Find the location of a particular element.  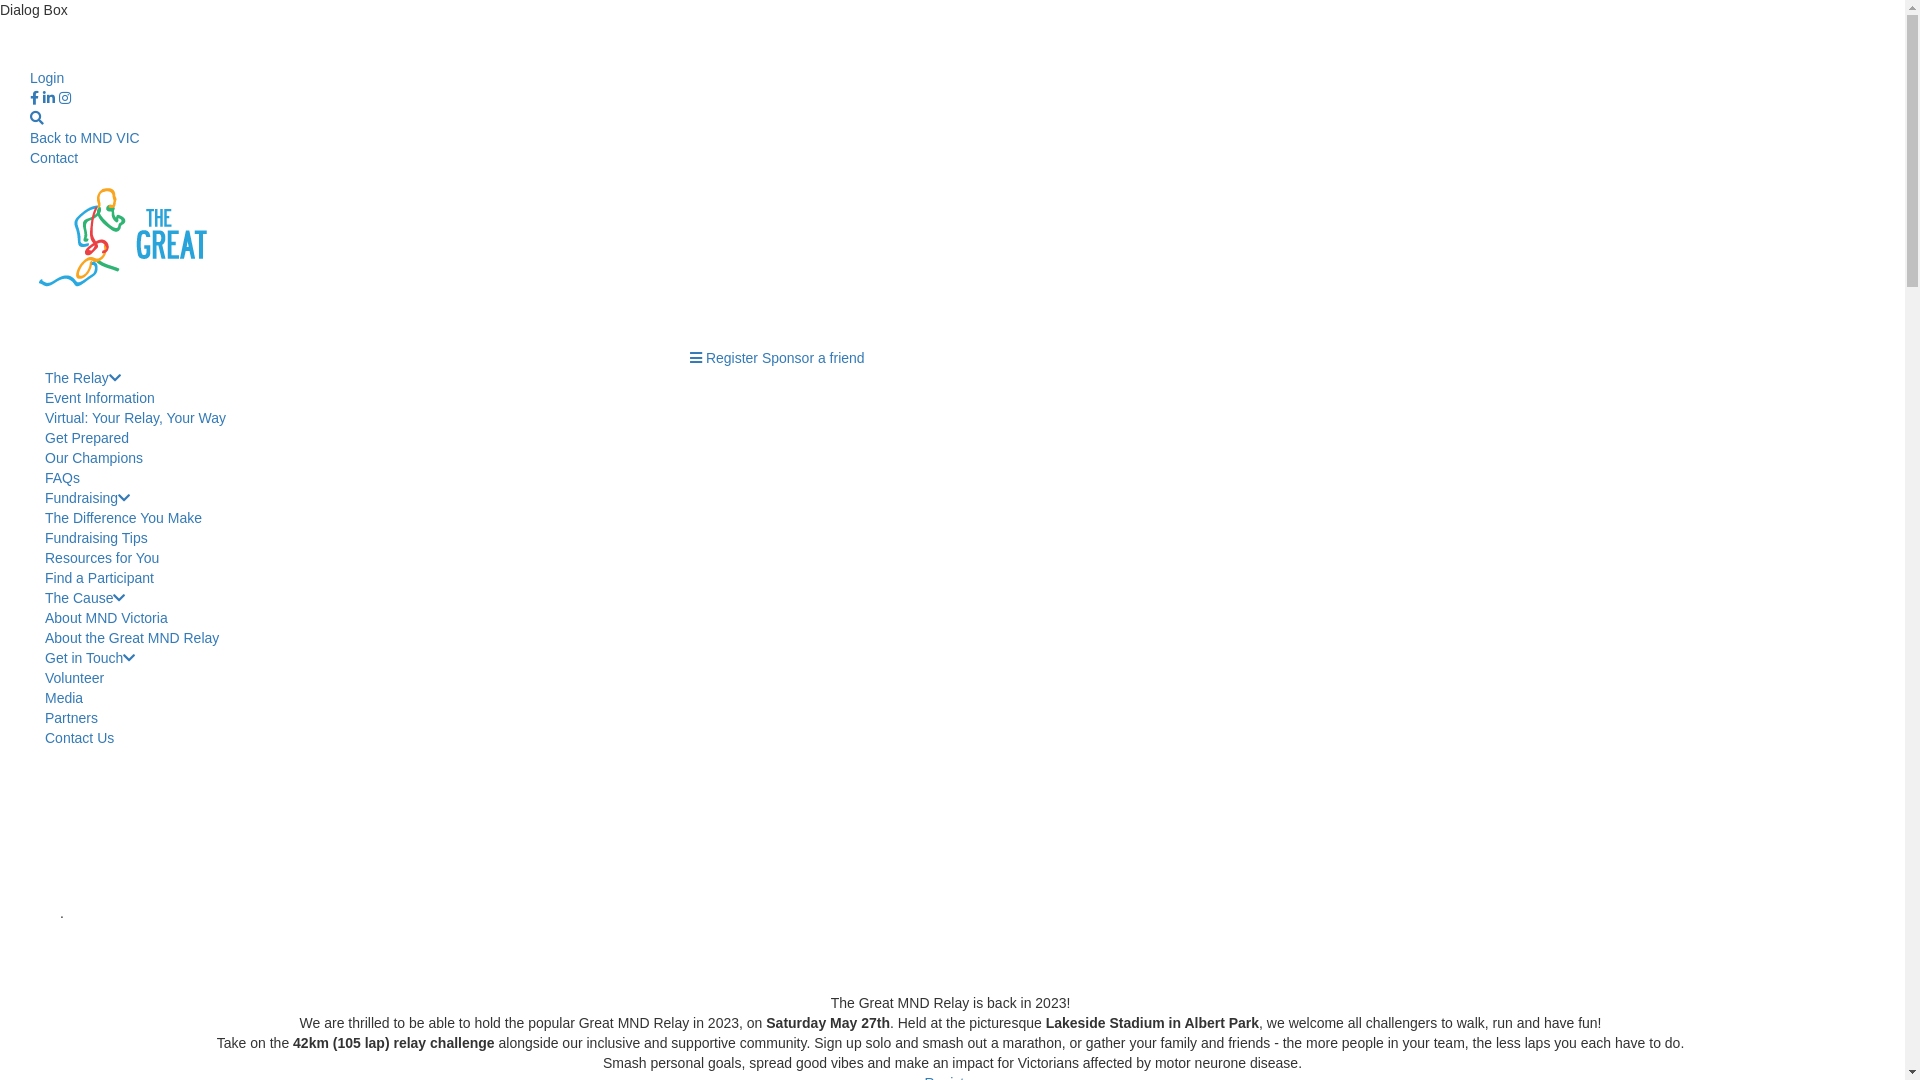

'Event Information' is located at coordinates (99, 397).